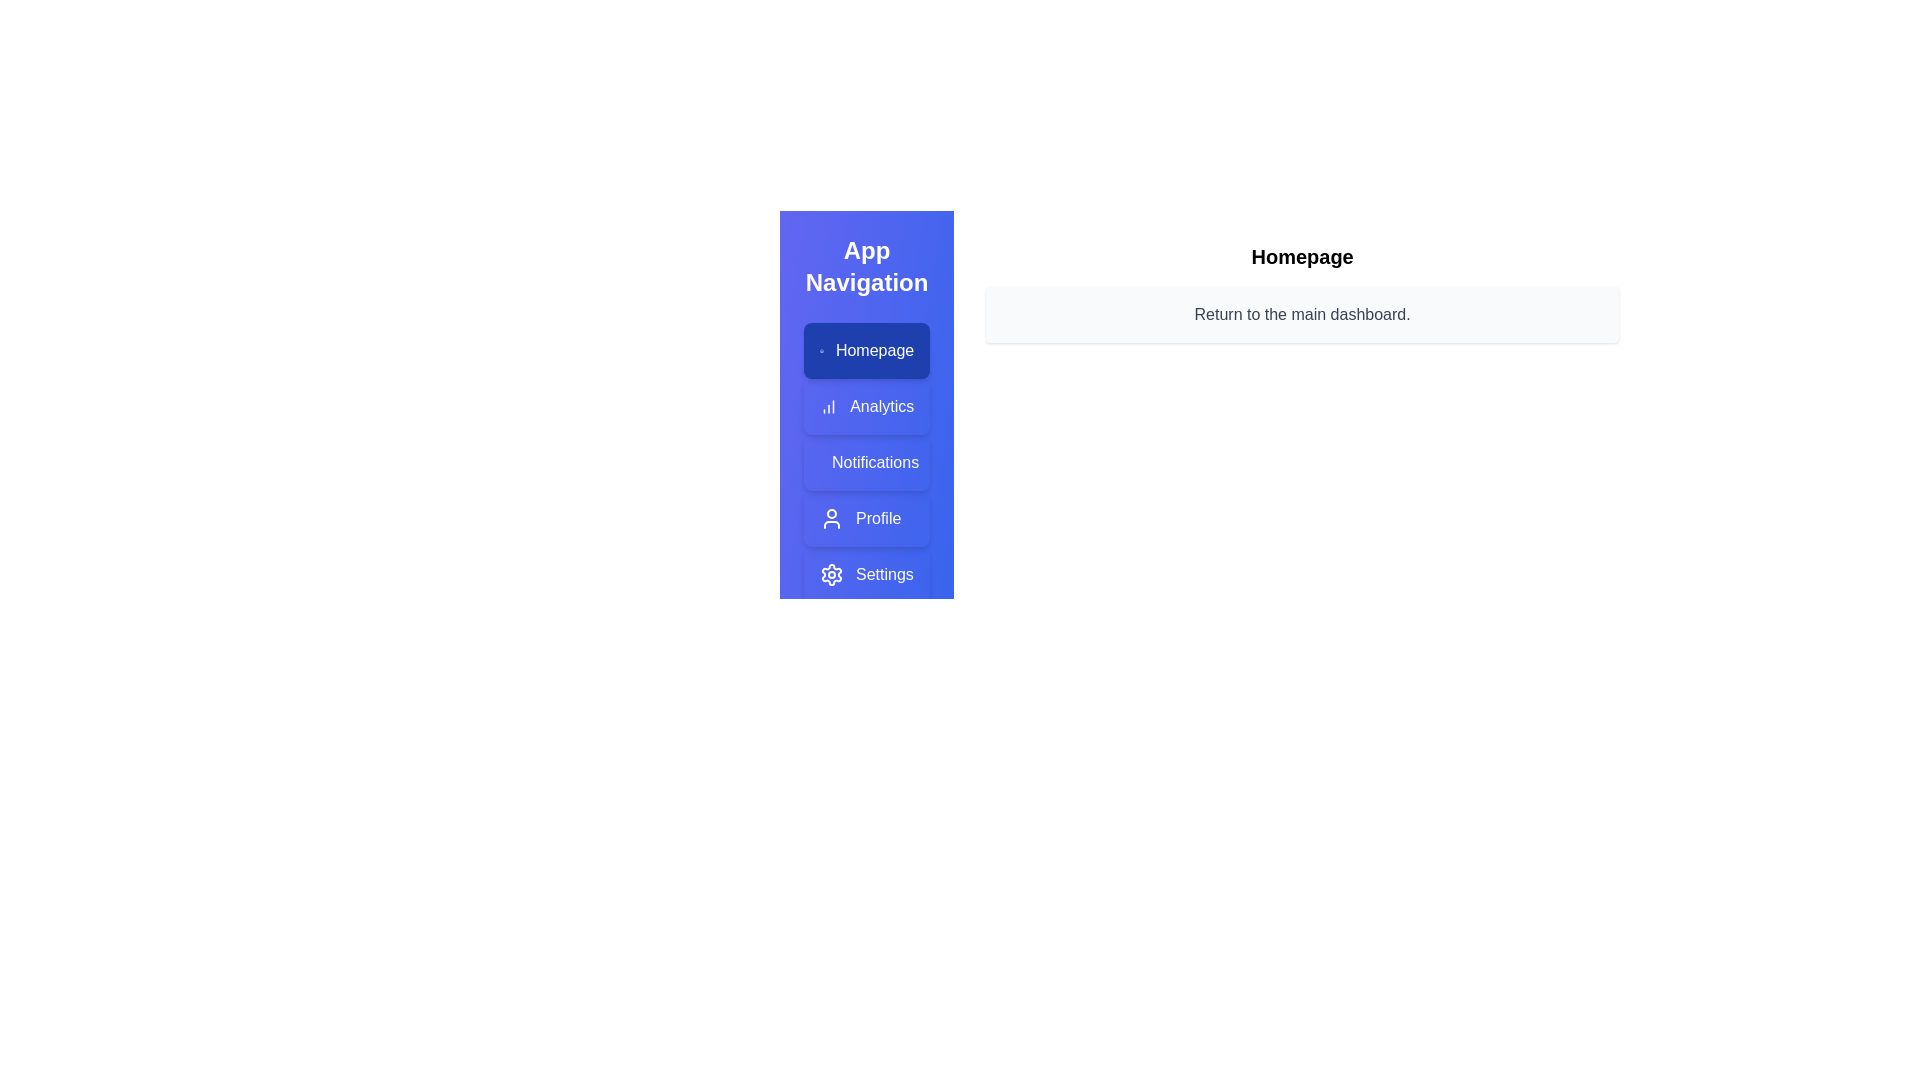  What do you see at coordinates (867, 574) in the screenshot?
I see `the fifth button in the vertical navigation menu on the left` at bounding box center [867, 574].